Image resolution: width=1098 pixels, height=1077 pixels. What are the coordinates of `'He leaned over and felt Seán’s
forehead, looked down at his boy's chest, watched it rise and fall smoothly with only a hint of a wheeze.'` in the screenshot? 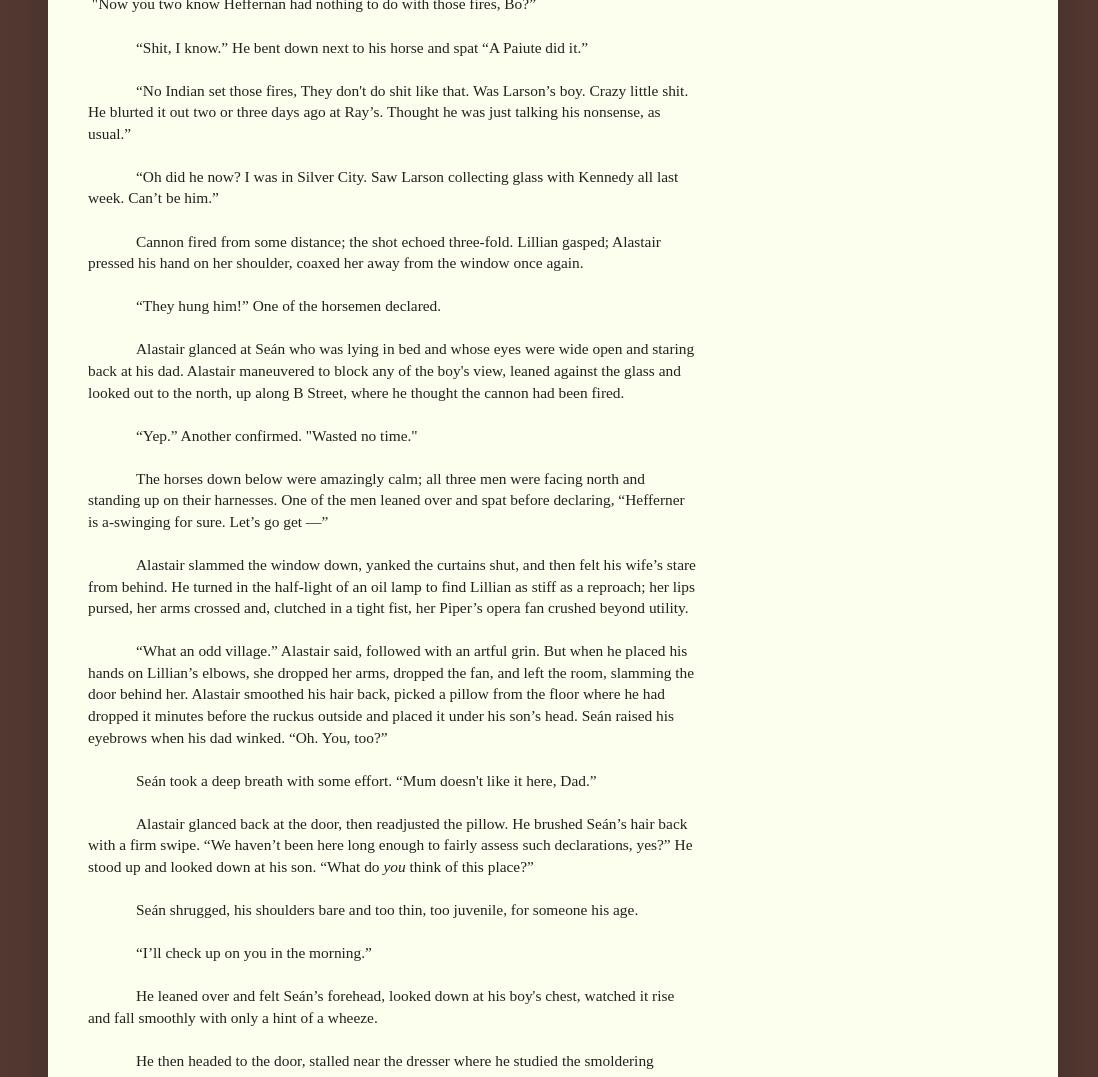 It's located at (86, 1005).